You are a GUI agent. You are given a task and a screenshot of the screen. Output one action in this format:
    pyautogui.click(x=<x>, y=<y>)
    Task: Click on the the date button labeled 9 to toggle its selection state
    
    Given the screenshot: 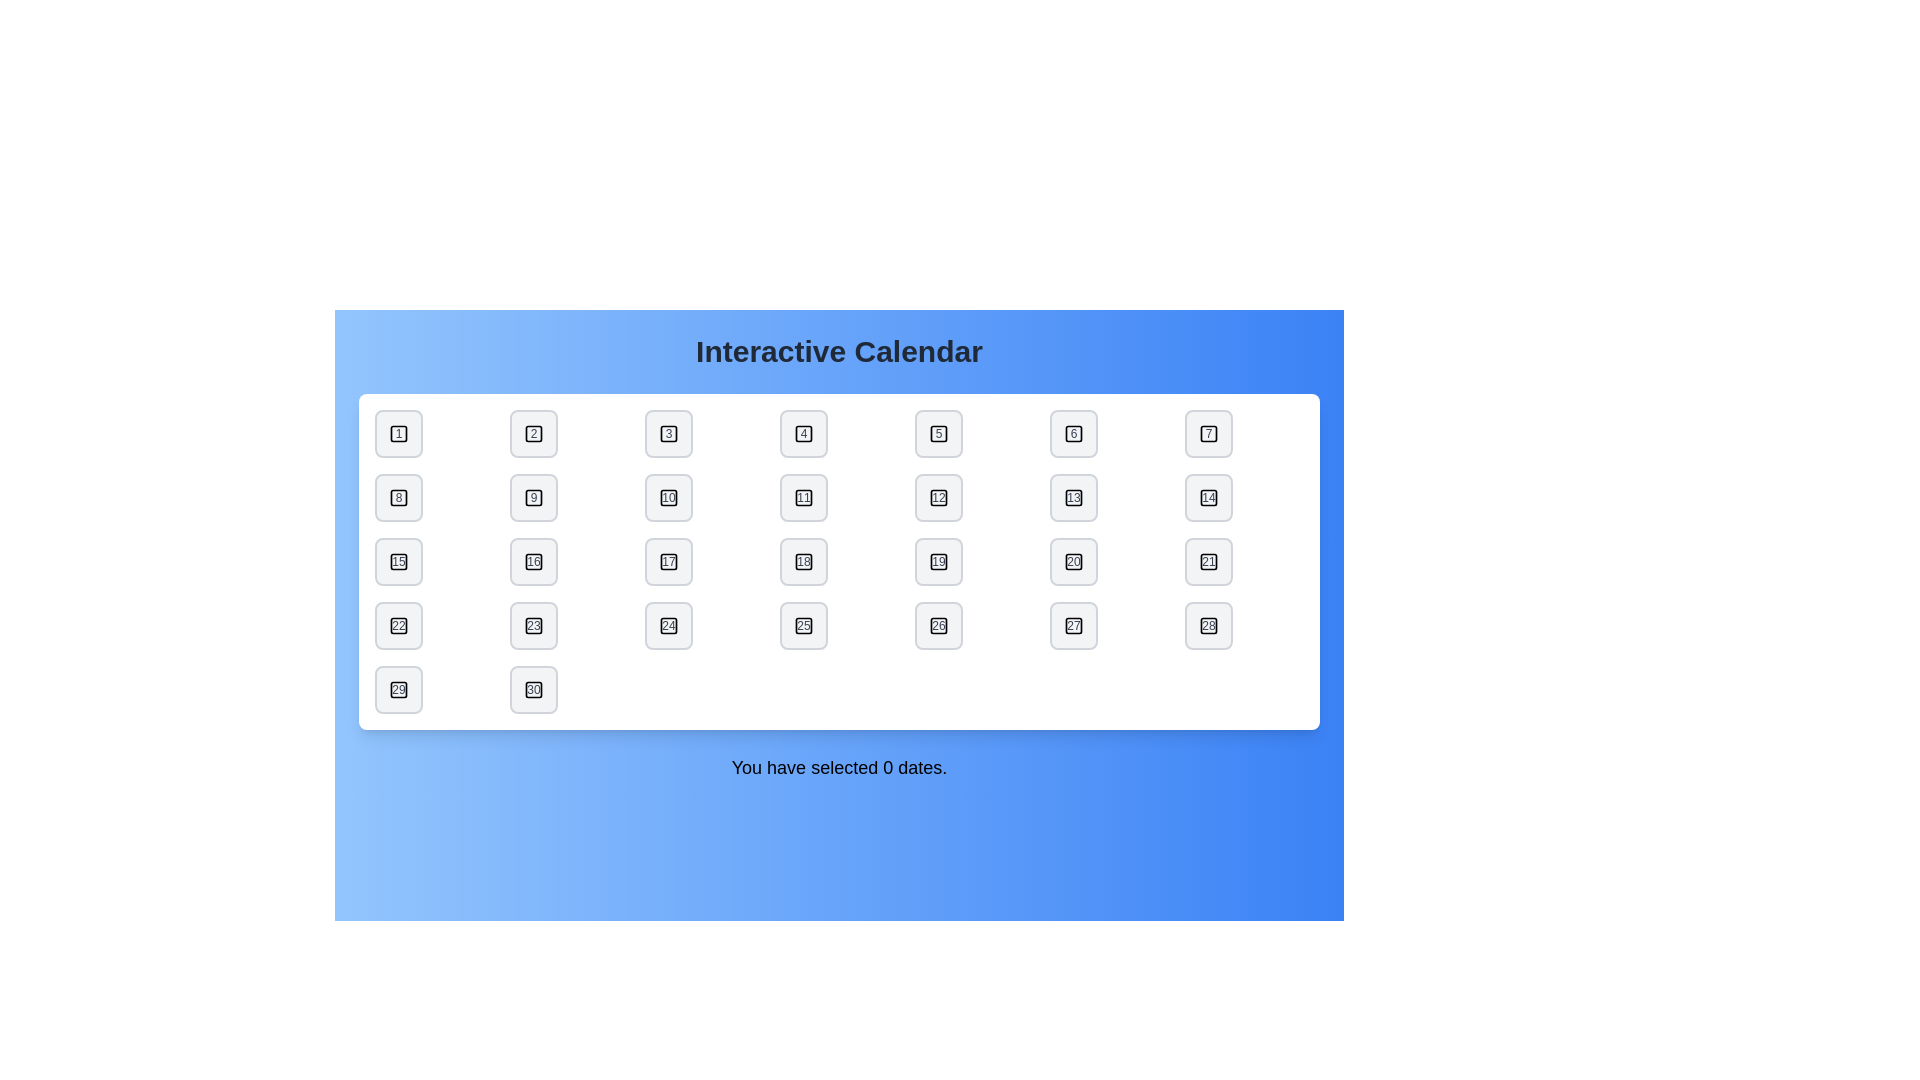 What is the action you would take?
    pyautogui.click(x=533, y=496)
    